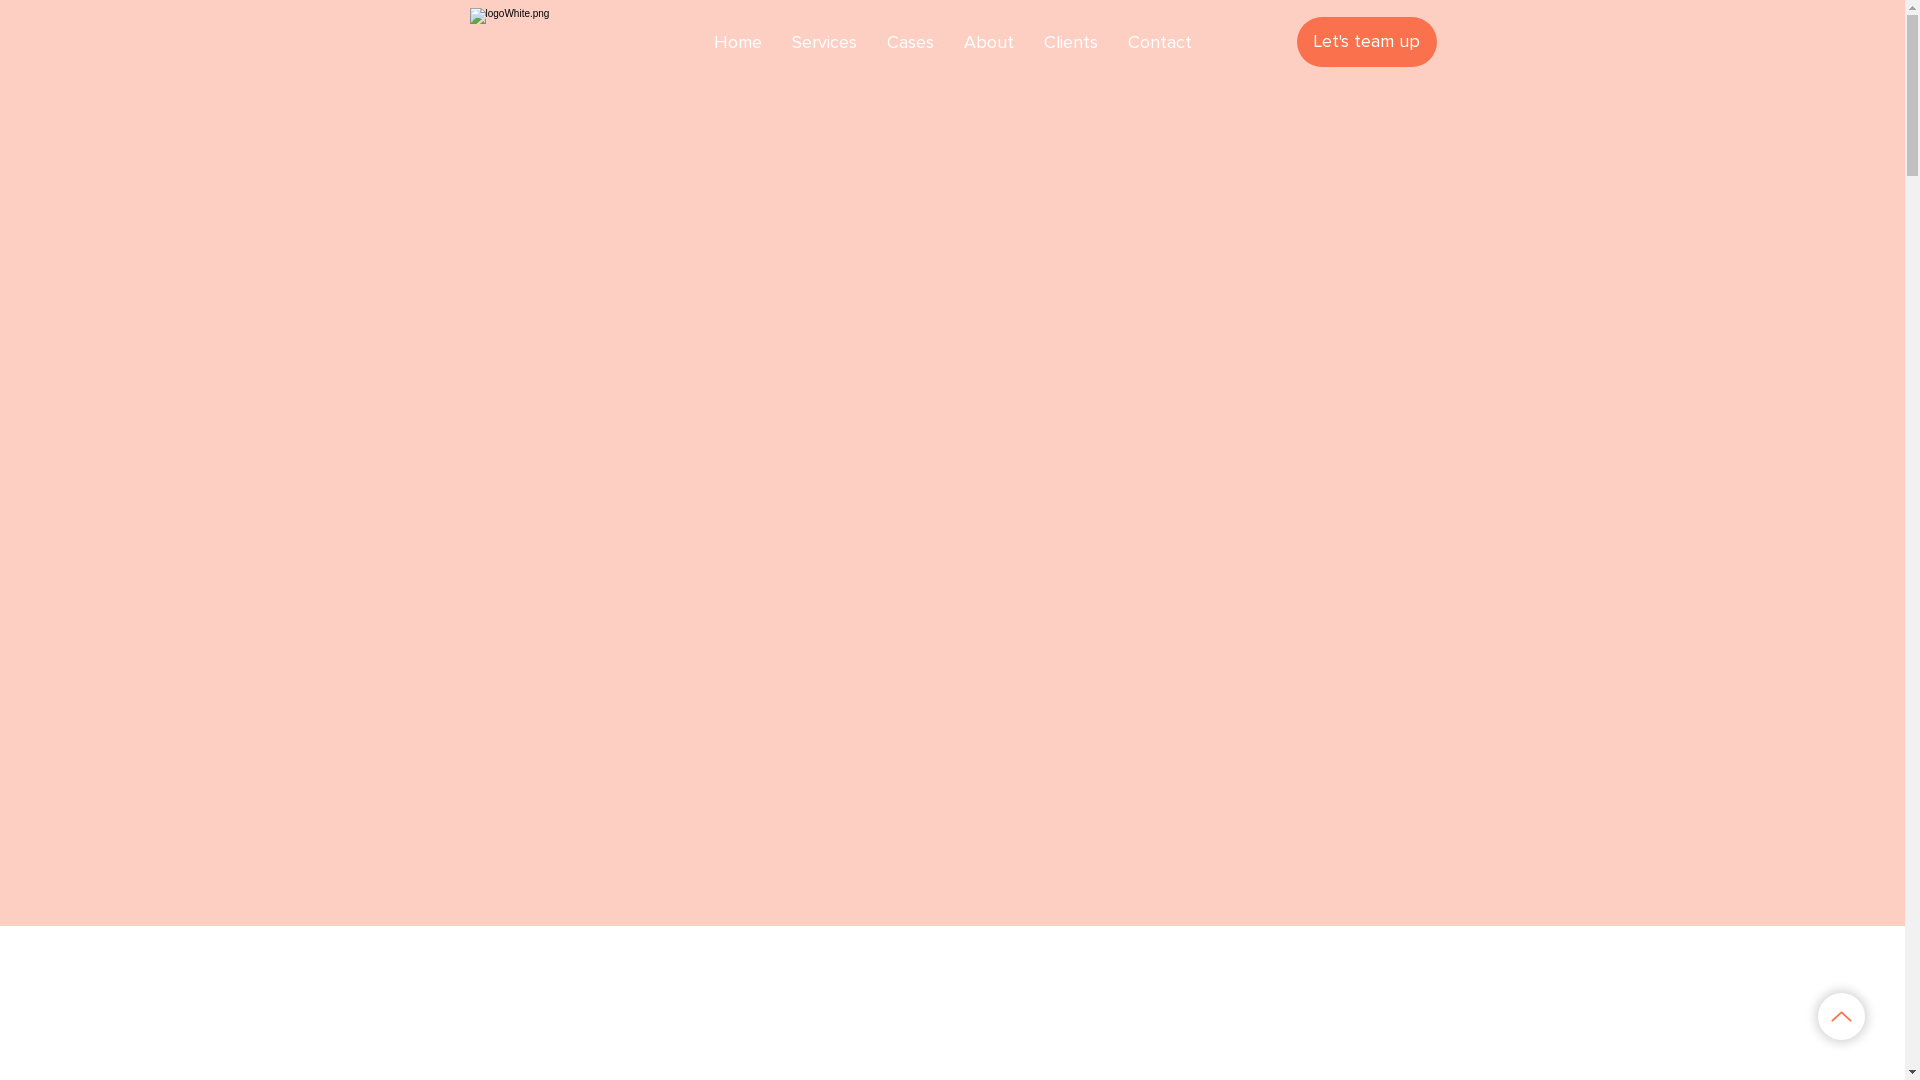  Describe the element at coordinates (909, 42) in the screenshot. I see `'Cases'` at that location.